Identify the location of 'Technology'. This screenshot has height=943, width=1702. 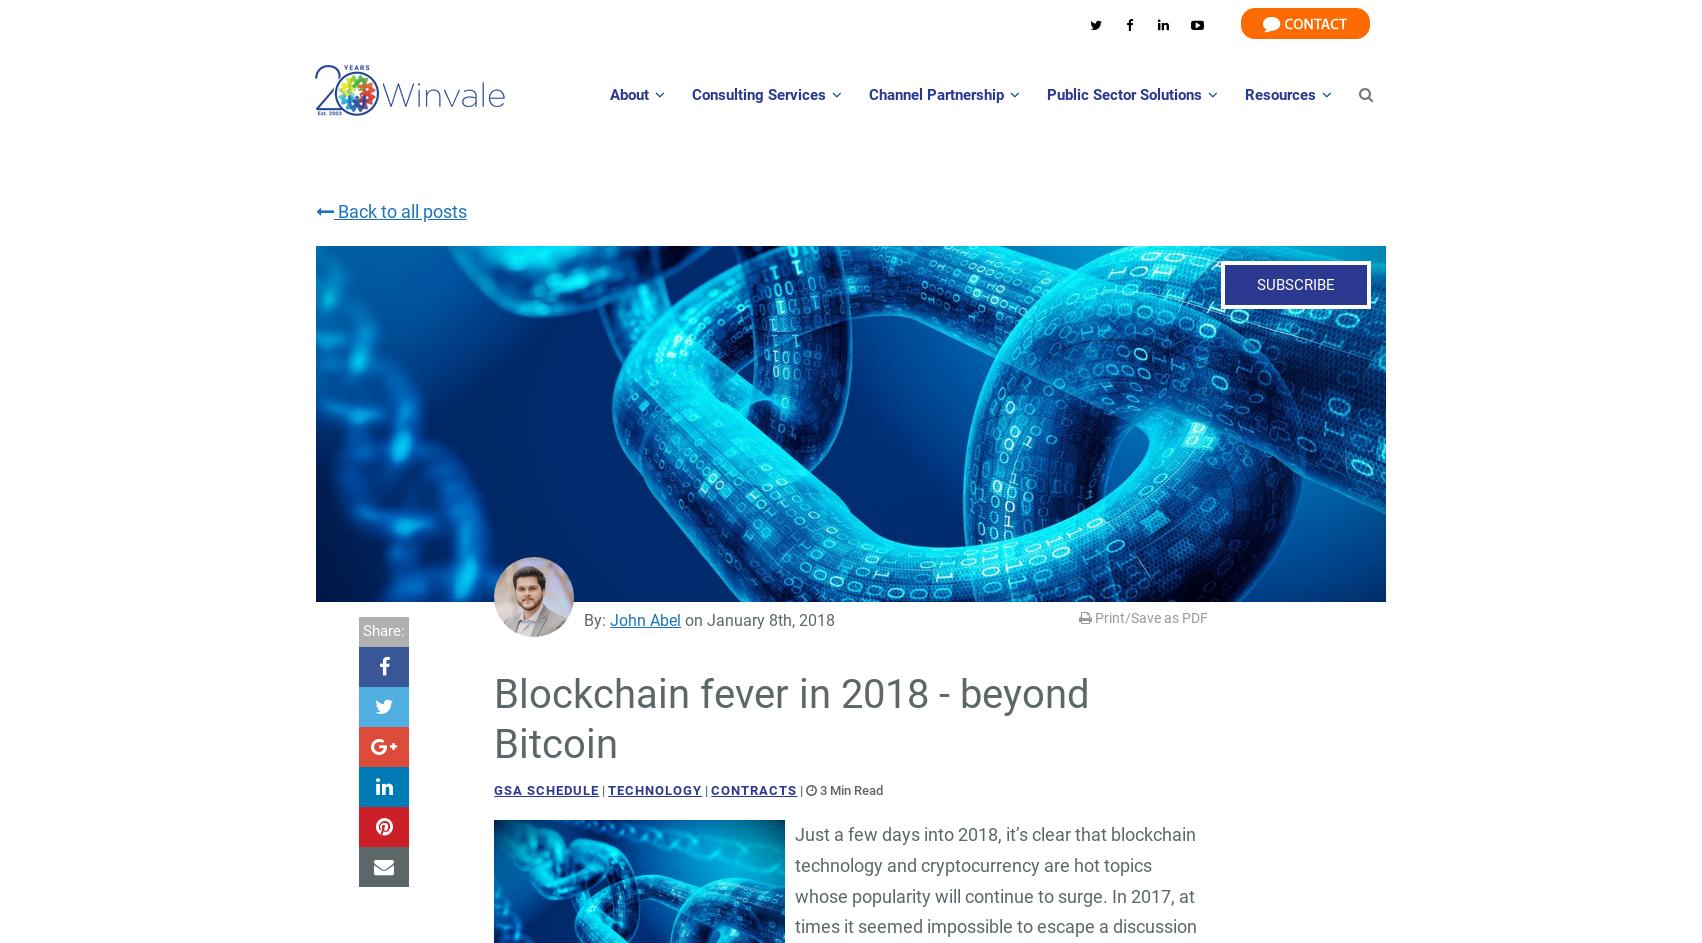
(607, 789).